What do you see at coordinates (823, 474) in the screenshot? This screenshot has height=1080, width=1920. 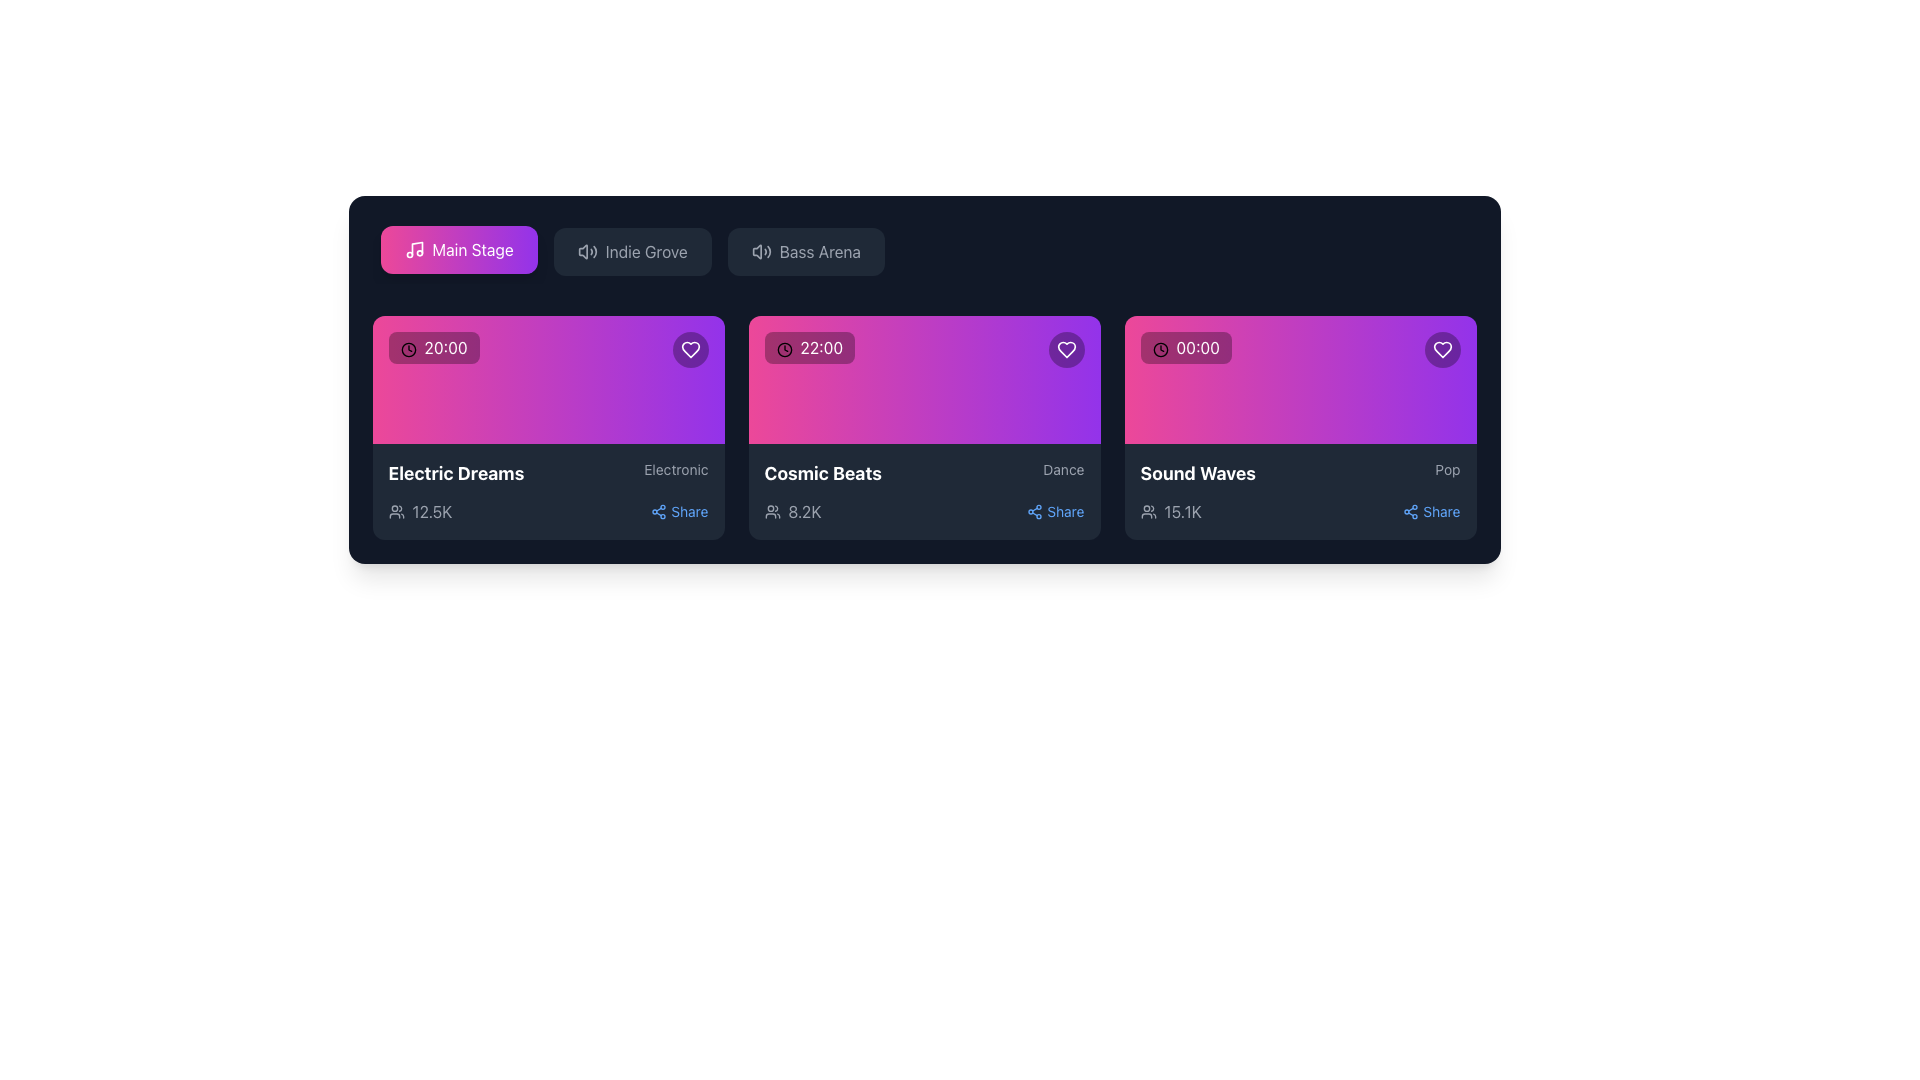 I see `the static text label displaying 'Cosmic Beats' in a bold and large font, which is located in the center of the second card among a group of event cards` at bounding box center [823, 474].